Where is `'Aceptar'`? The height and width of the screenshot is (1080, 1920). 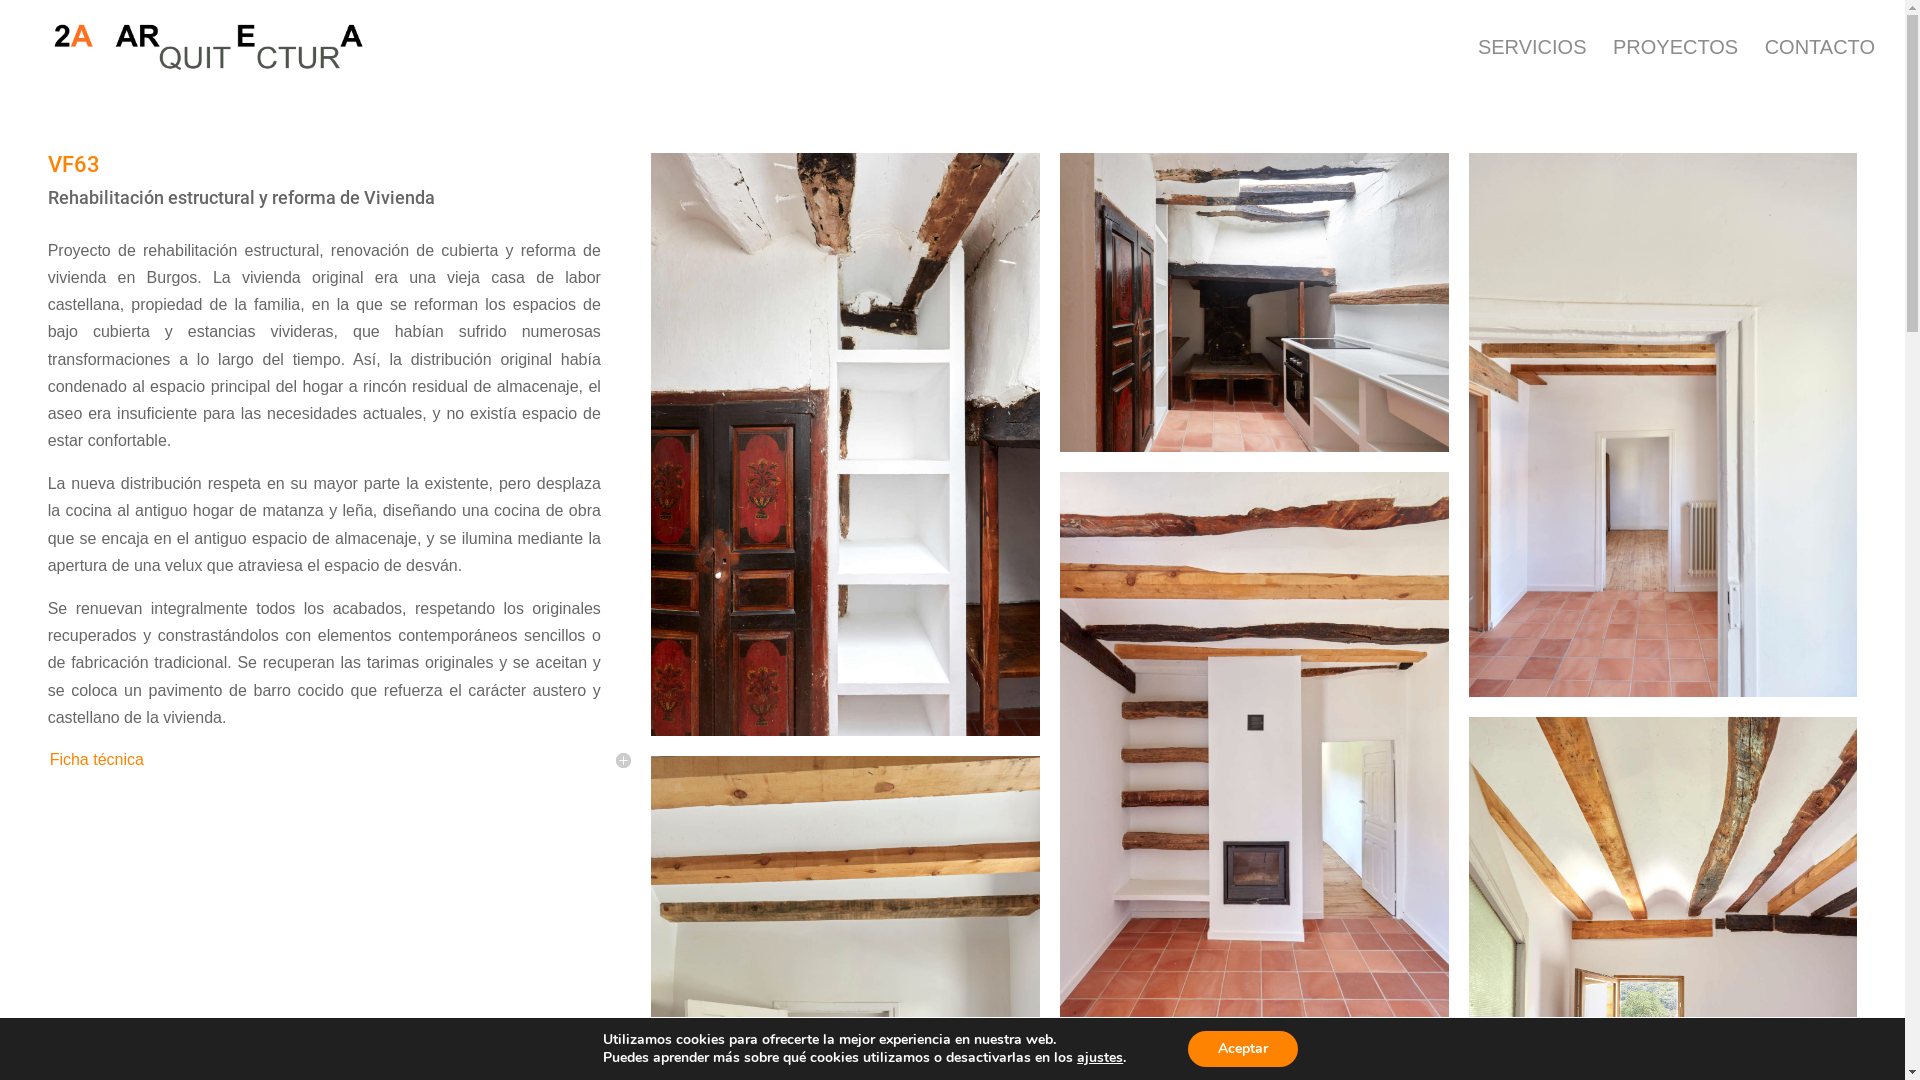 'Aceptar' is located at coordinates (1188, 1048).